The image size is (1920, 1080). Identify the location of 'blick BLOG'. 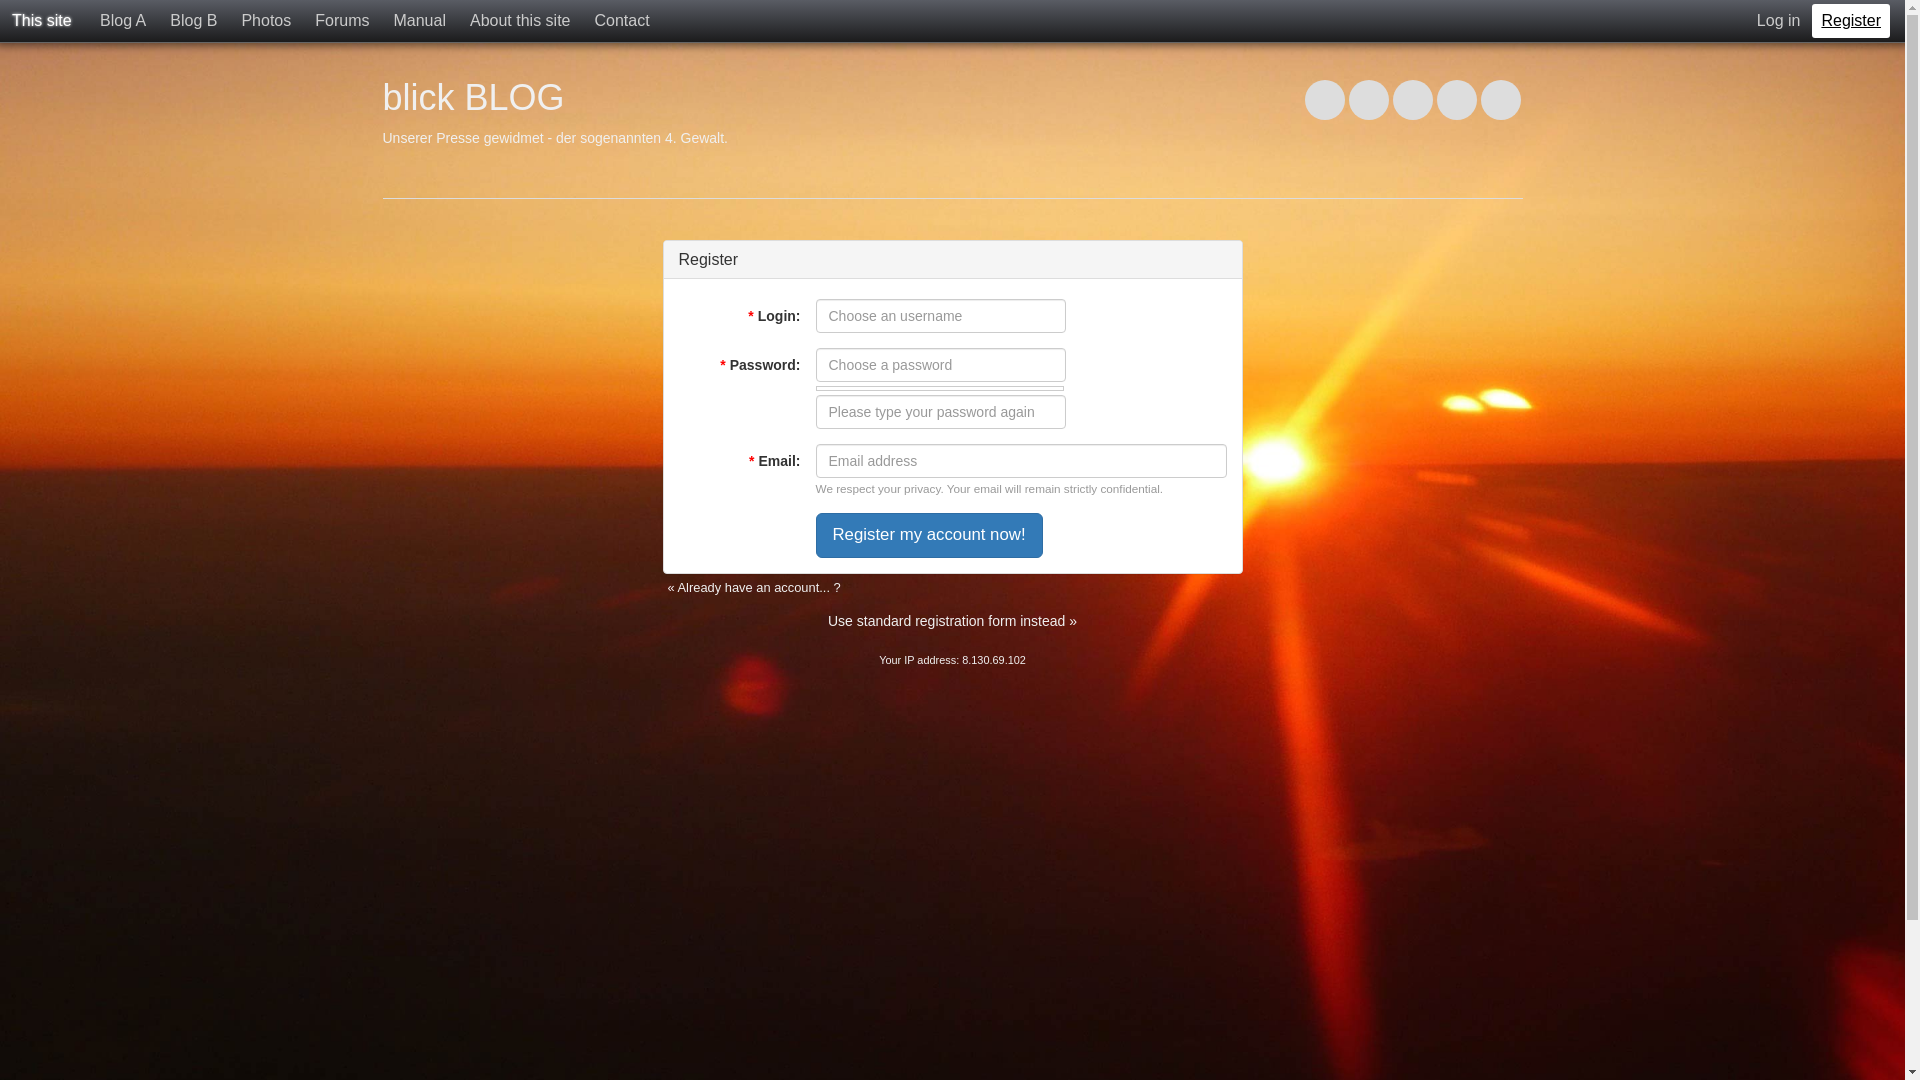
(472, 97).